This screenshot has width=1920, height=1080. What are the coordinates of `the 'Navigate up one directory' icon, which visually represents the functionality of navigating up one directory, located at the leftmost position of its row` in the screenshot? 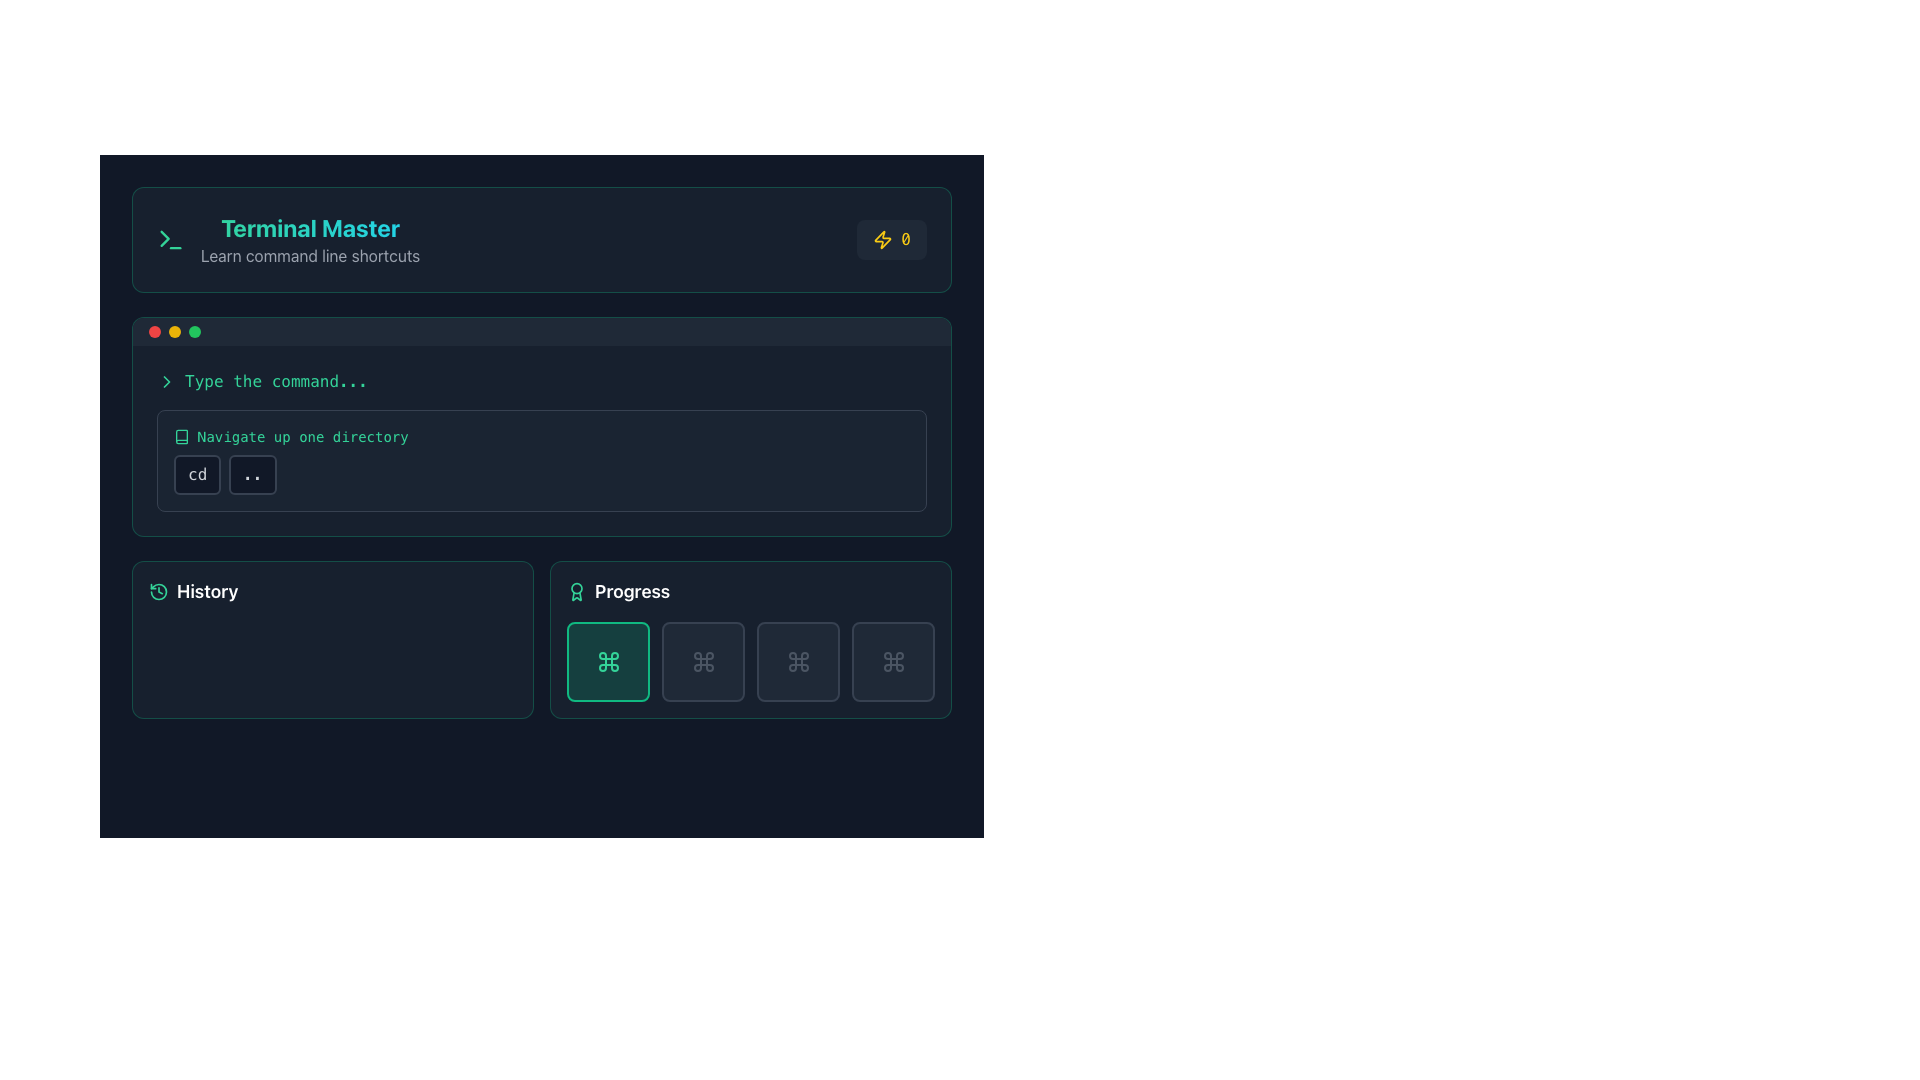 It's located at (182, 435).